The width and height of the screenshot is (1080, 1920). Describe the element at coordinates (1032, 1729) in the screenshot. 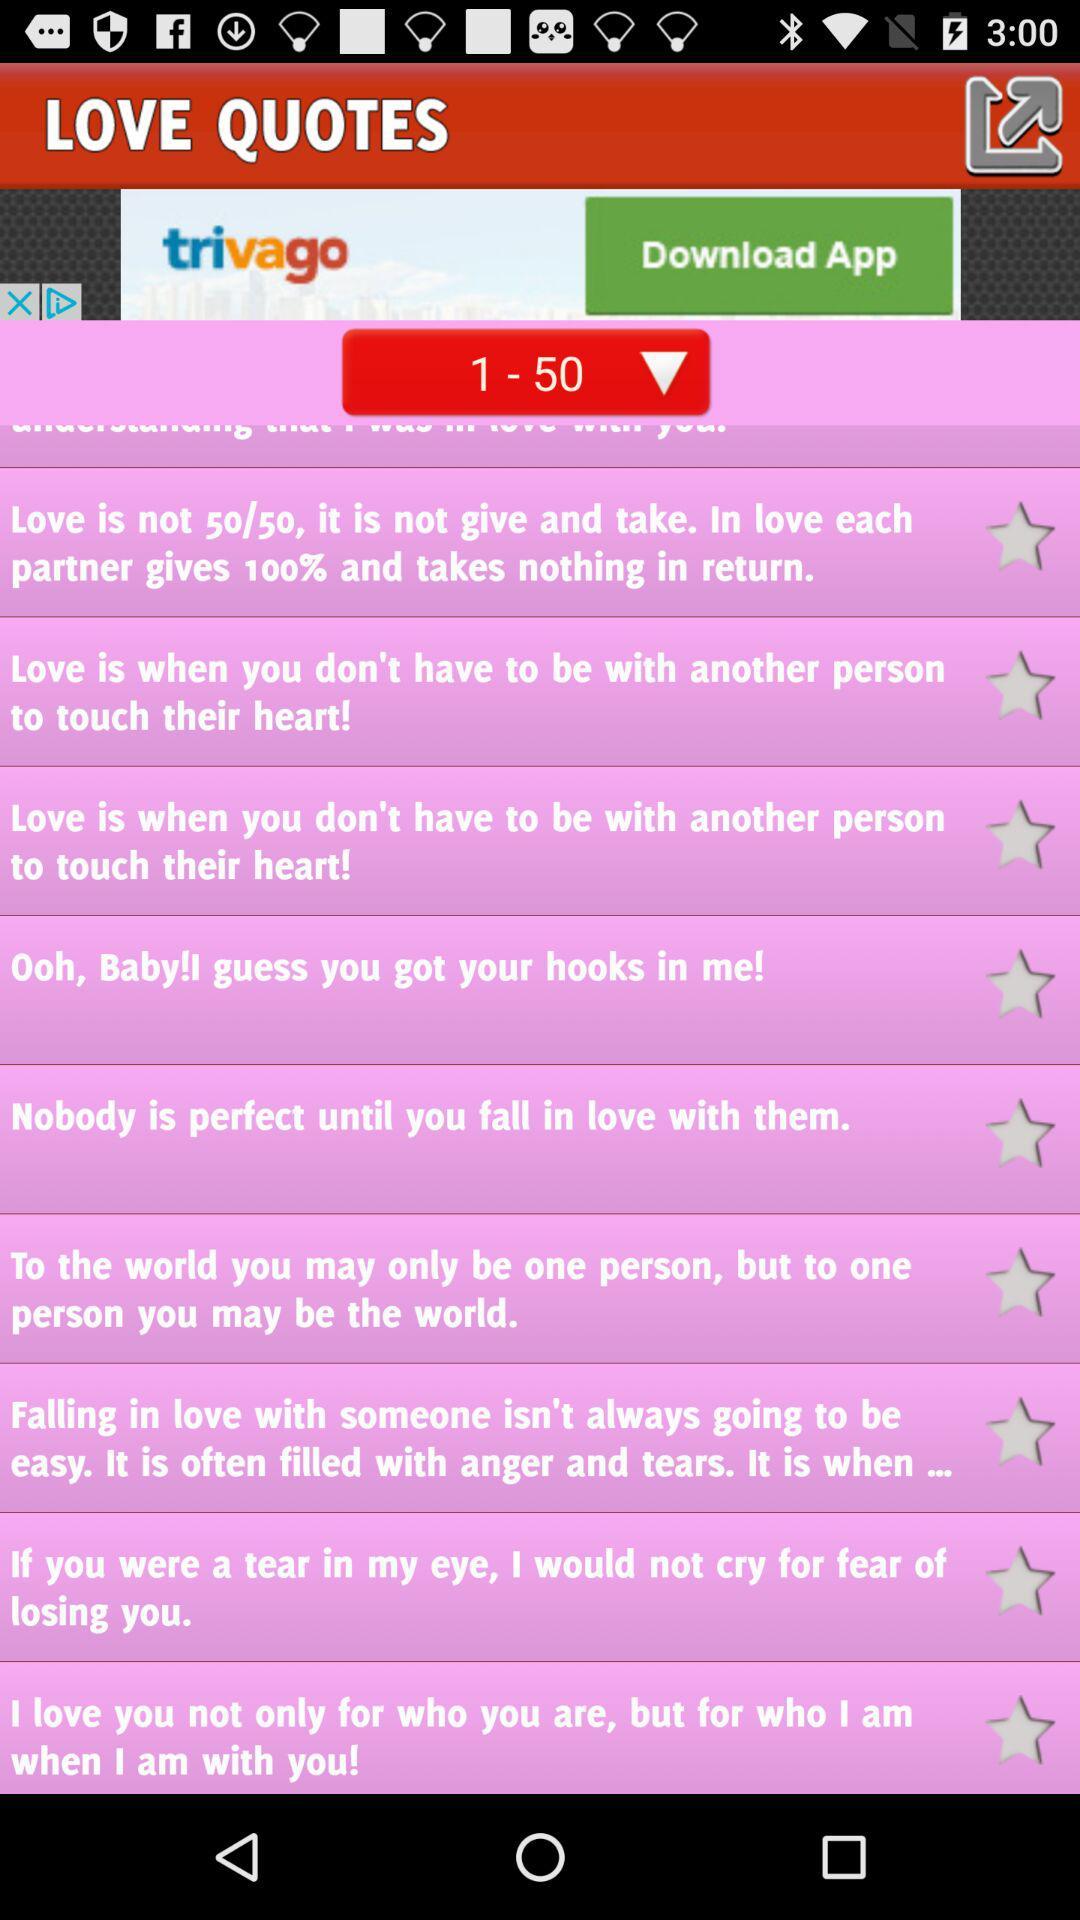

I see `to favorites` at that location.